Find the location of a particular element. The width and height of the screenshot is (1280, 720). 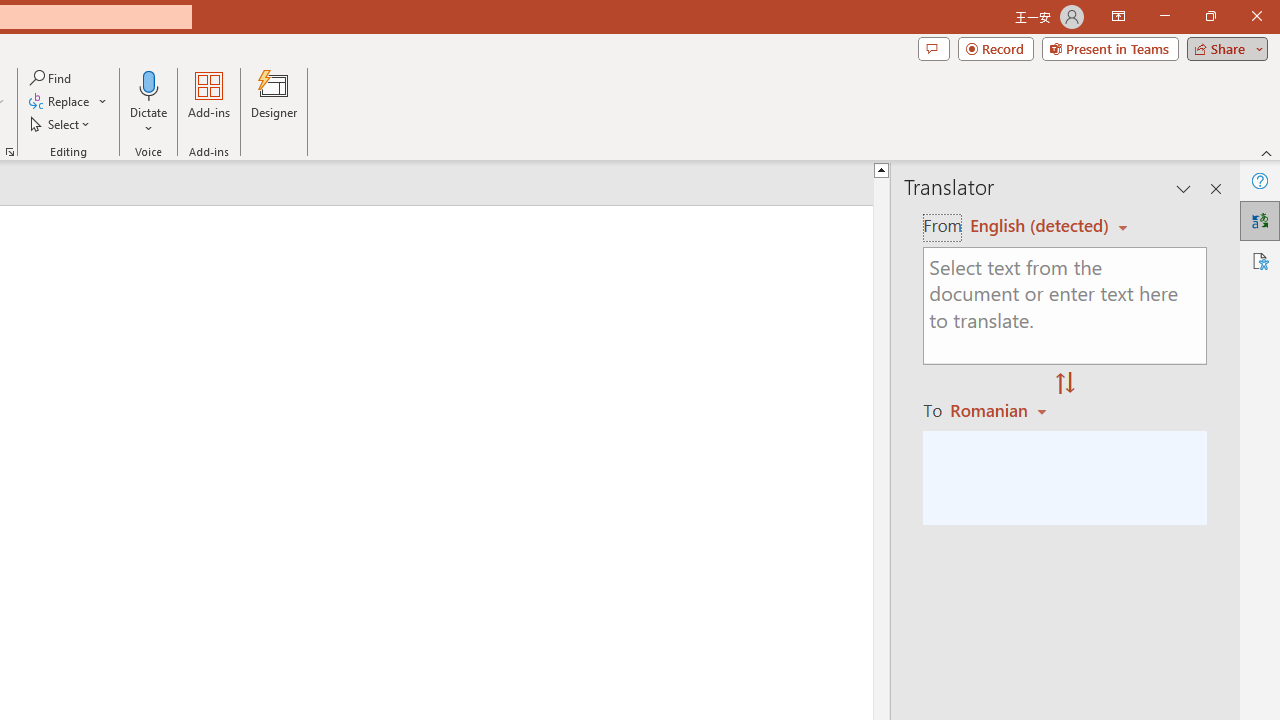

'Romanian' is located at coordinates (1001, 409).